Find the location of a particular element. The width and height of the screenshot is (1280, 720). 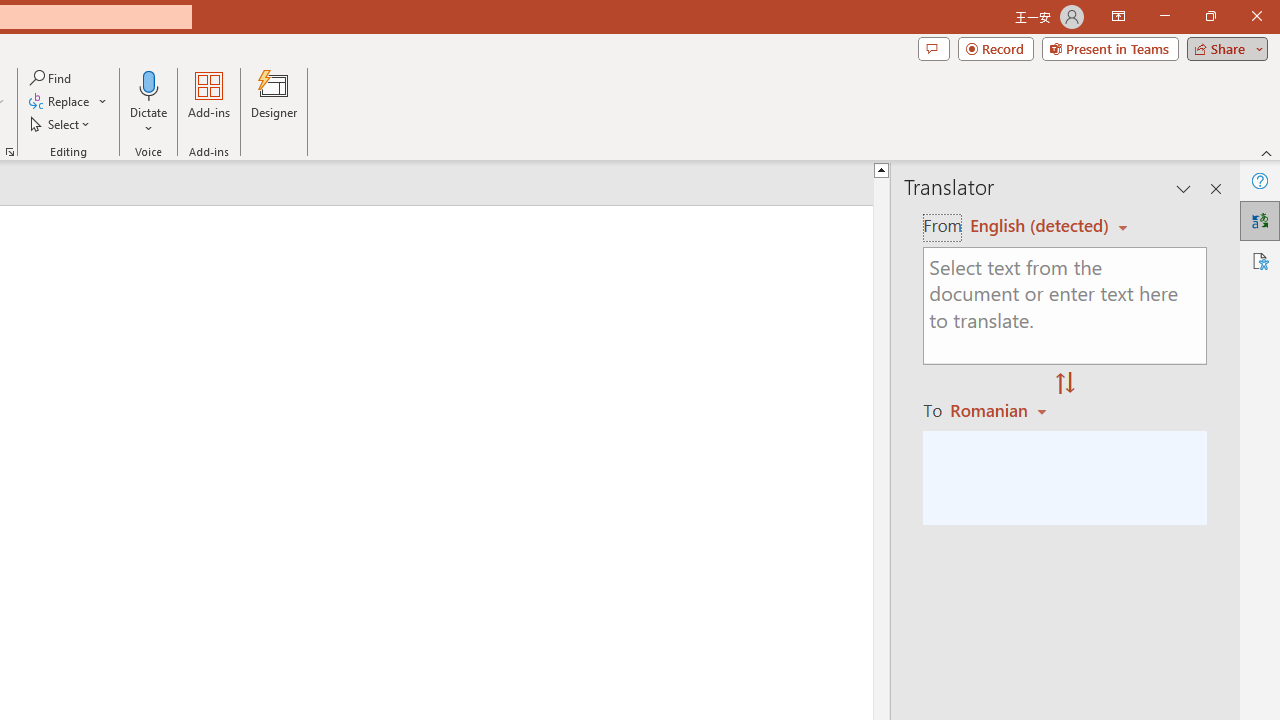

'Romanian' is located at coordinates (1001, 409).